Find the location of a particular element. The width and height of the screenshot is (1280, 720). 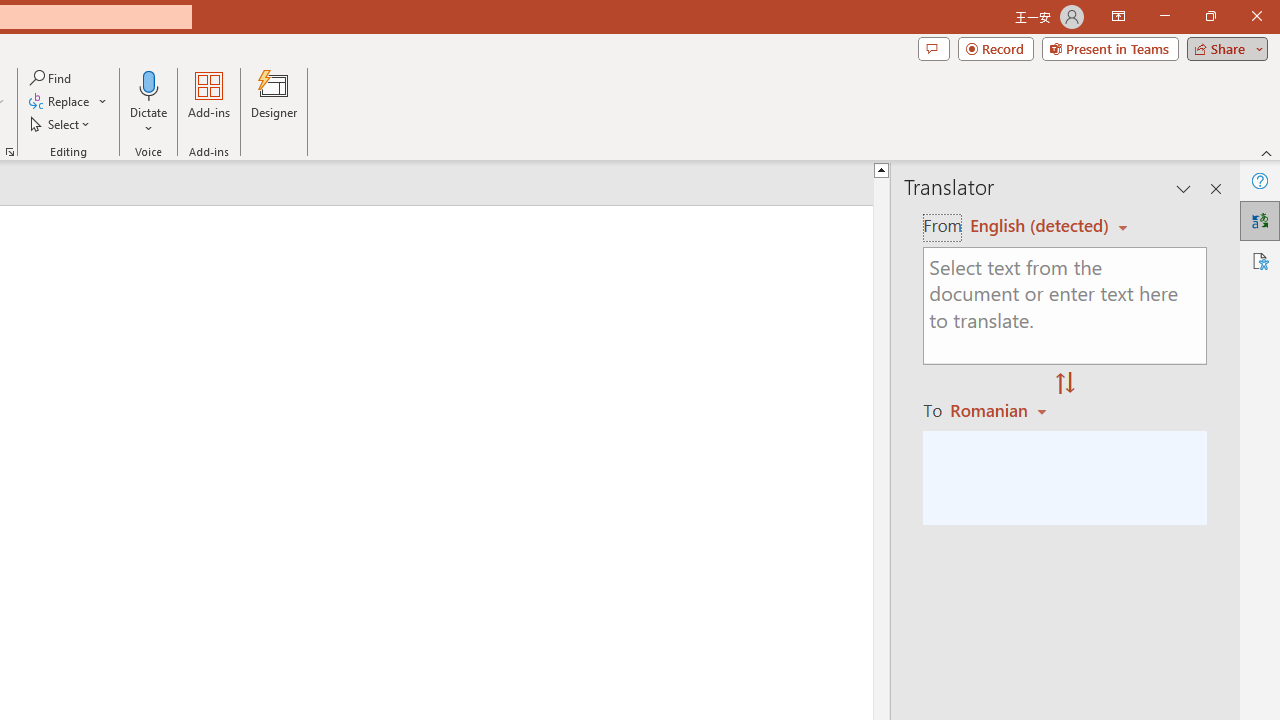

'Romanian' is located at coordinates (1001, 409).